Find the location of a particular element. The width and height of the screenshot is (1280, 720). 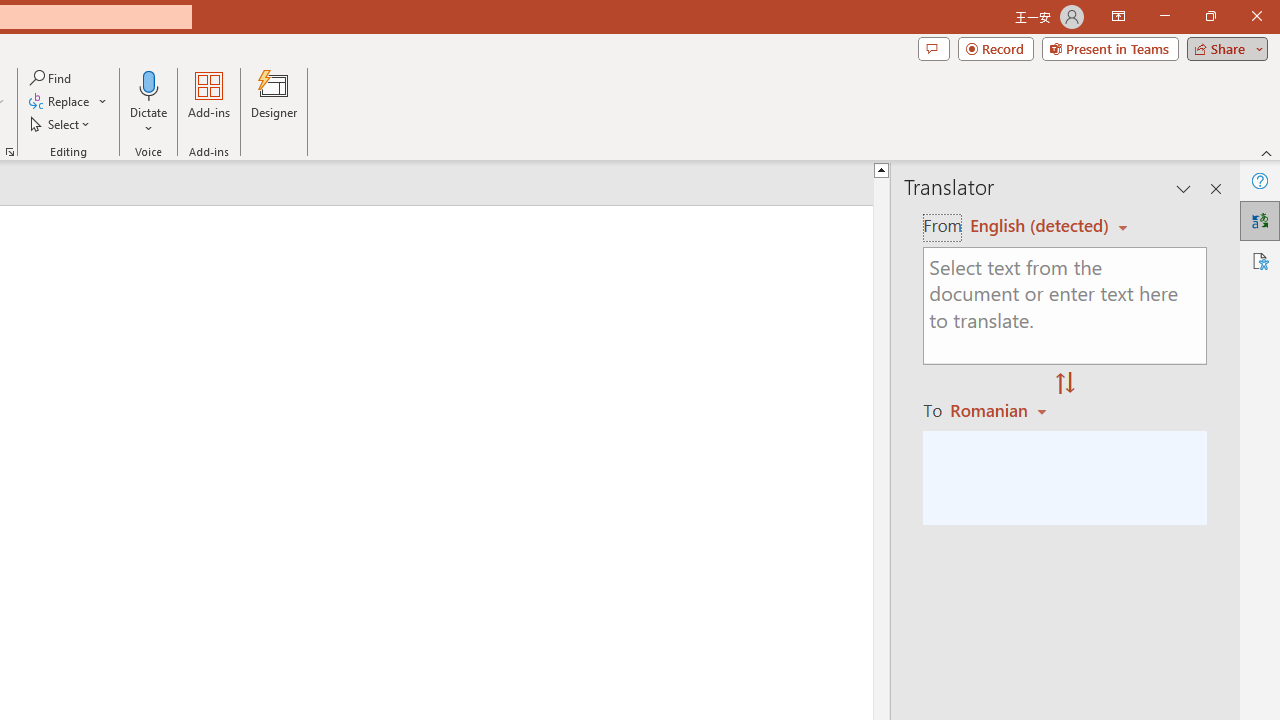

'Romanian' is located at coordinates (1001, 409).